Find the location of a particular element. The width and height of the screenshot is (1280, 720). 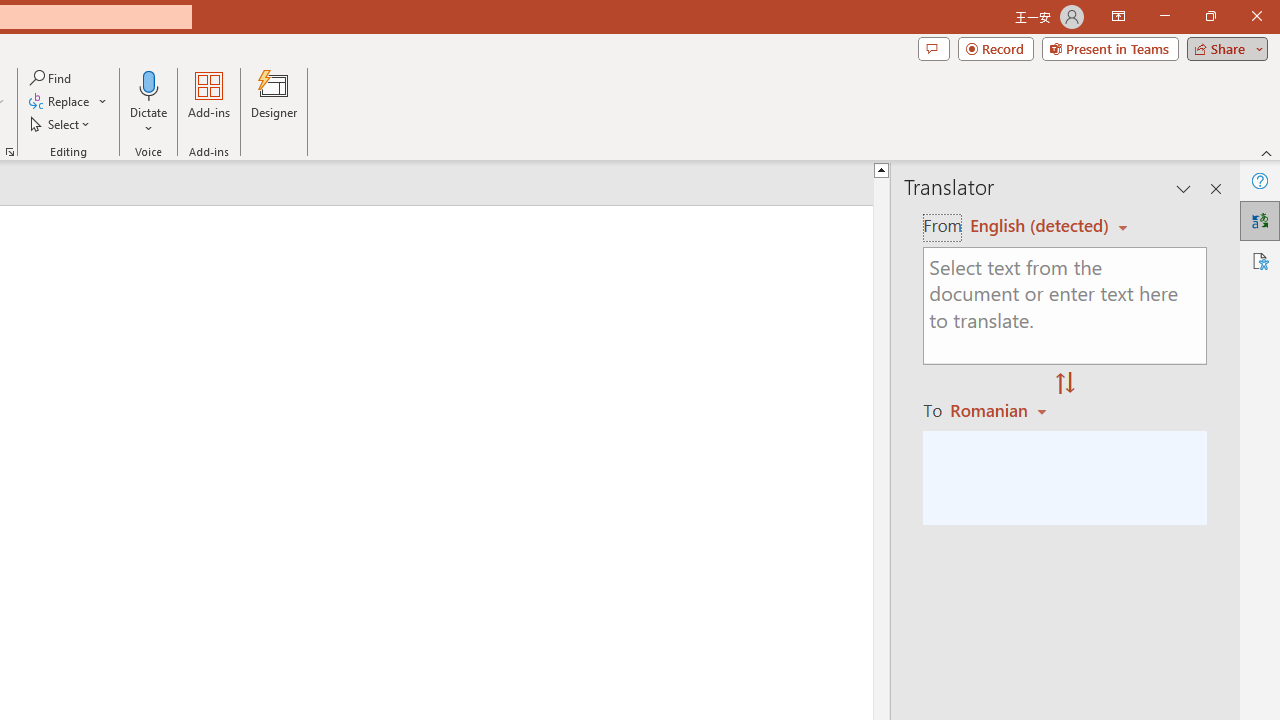

'Romanian' is located at coordinates (1001, 409).